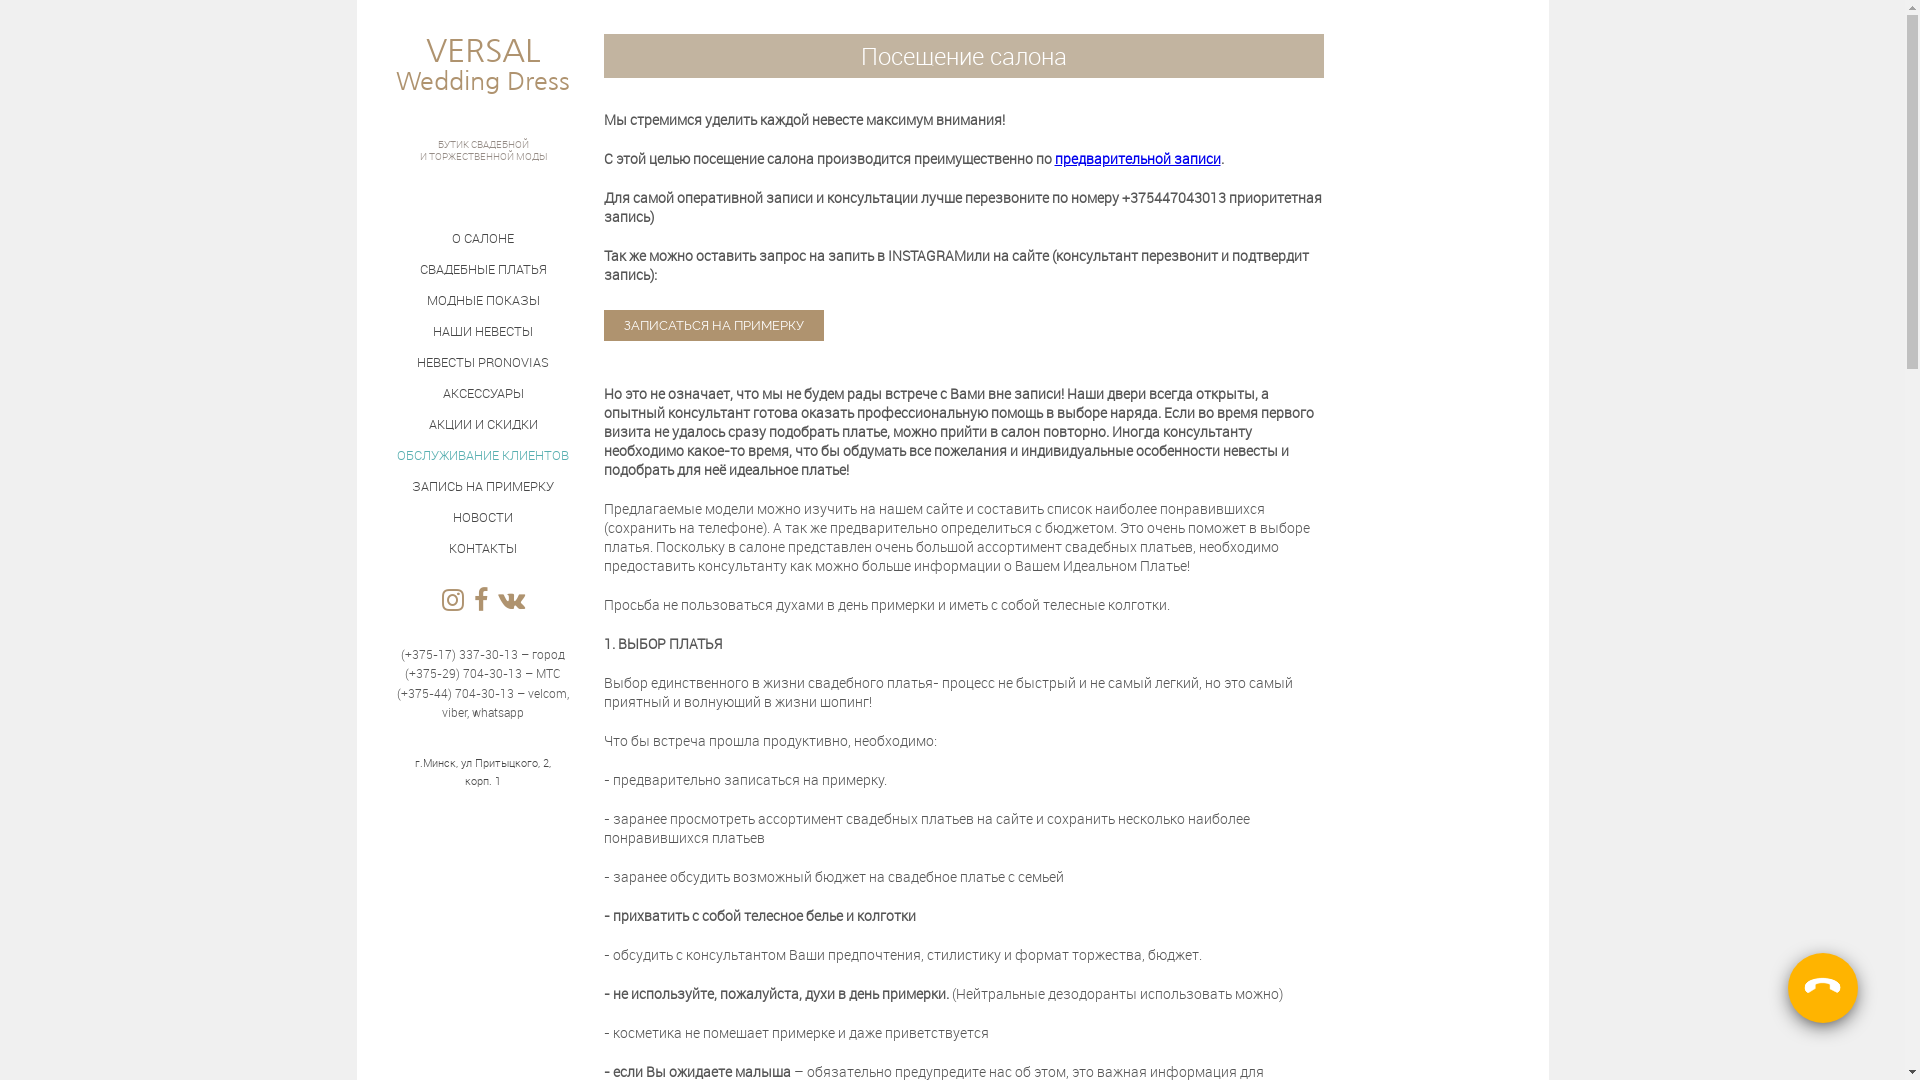  What do you see at coordinates (482, 83) in the screenshot?
I see `'VERSAL` at bounding box center [482, 83].